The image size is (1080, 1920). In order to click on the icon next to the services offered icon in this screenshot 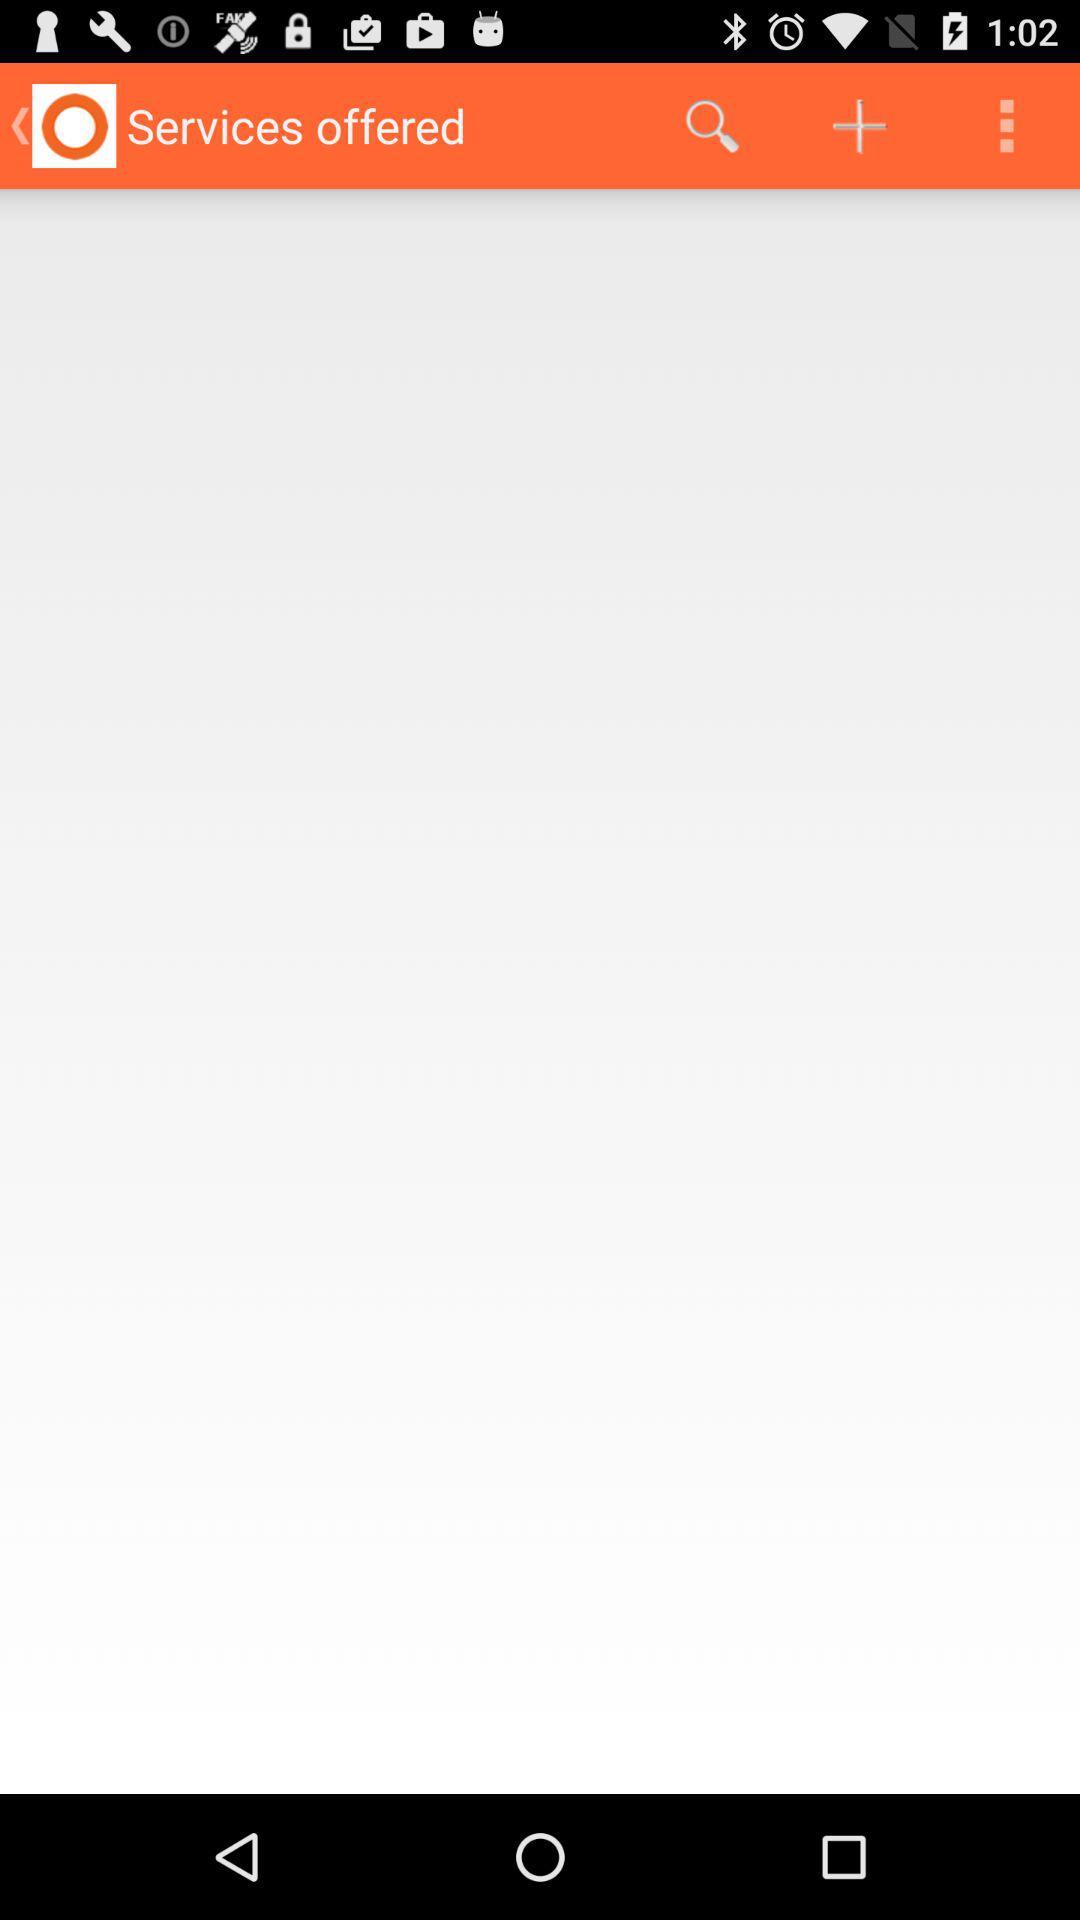, I will do `click(711, 124)`.